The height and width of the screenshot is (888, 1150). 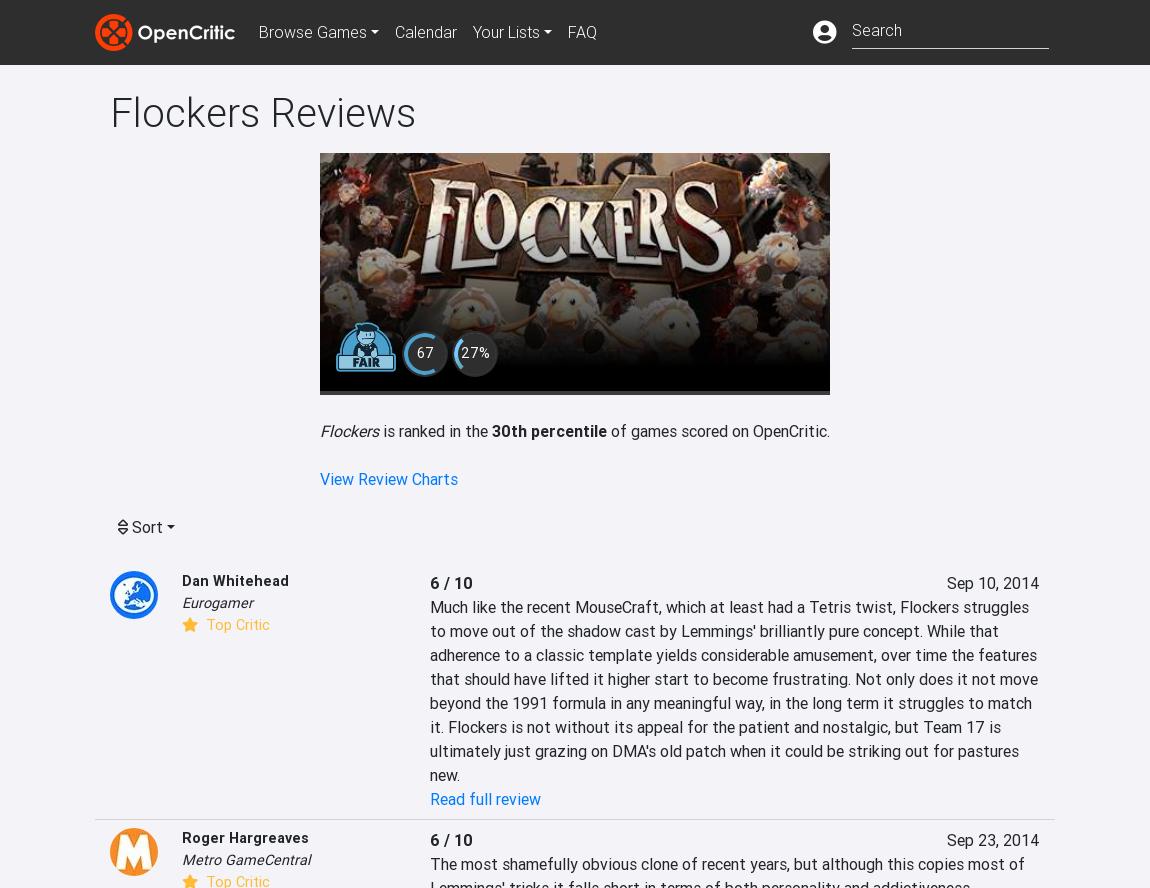 I want to click on 'Flockers Reviews', so click(x=109, y=112).